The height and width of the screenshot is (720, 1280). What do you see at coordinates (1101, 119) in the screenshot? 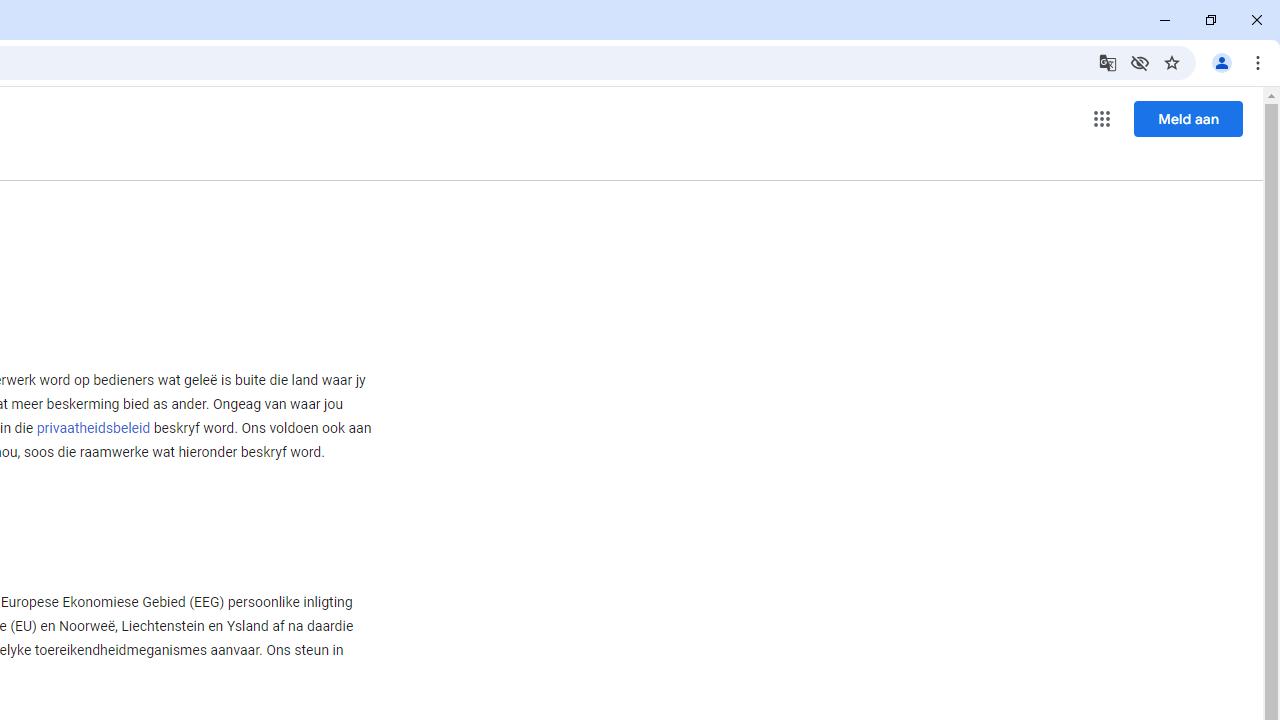
I see `'Google-programme'` at bounding box center [1101, 119].